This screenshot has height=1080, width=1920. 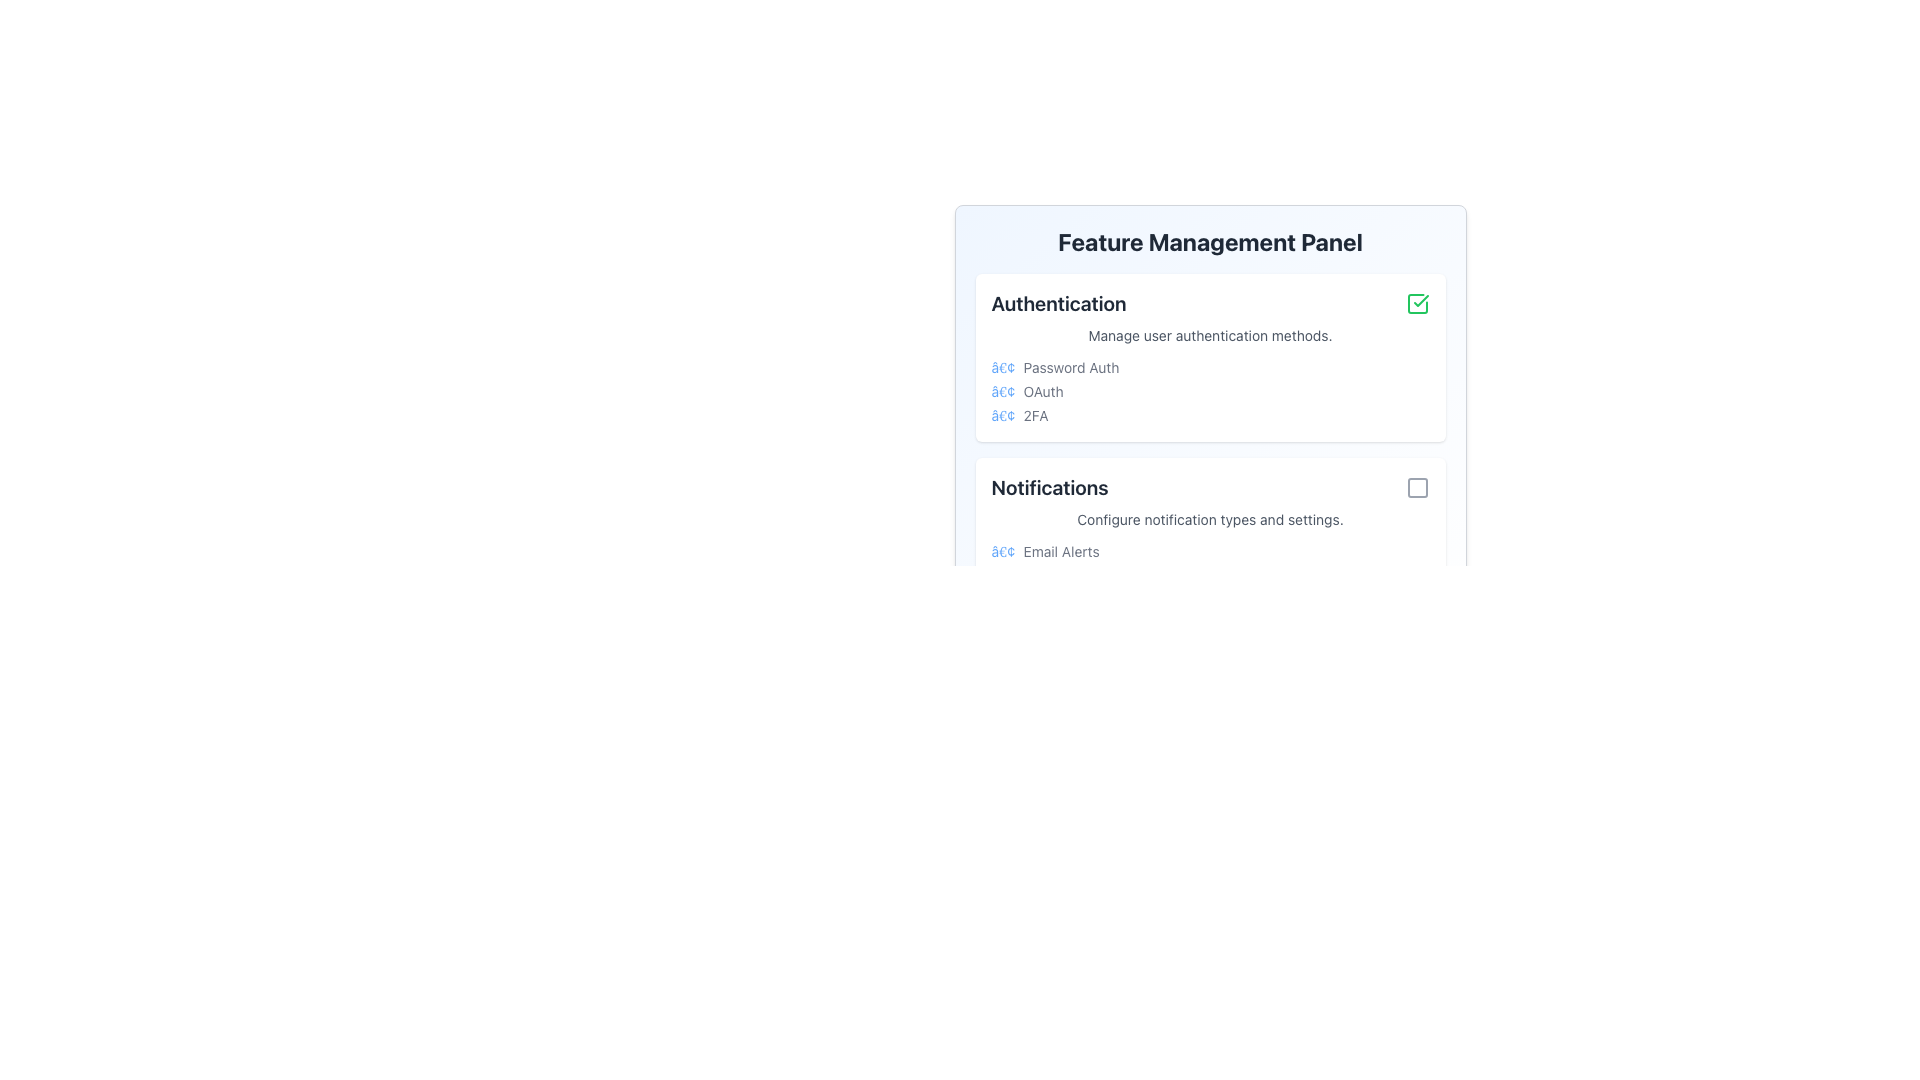 What do you see at coordinates (1416, 488) in the screenshot?
I see `the interactive button for enabling or disabling notifications, located to the right of the 'Notifications' heading` at bounding box center [1416, 488].